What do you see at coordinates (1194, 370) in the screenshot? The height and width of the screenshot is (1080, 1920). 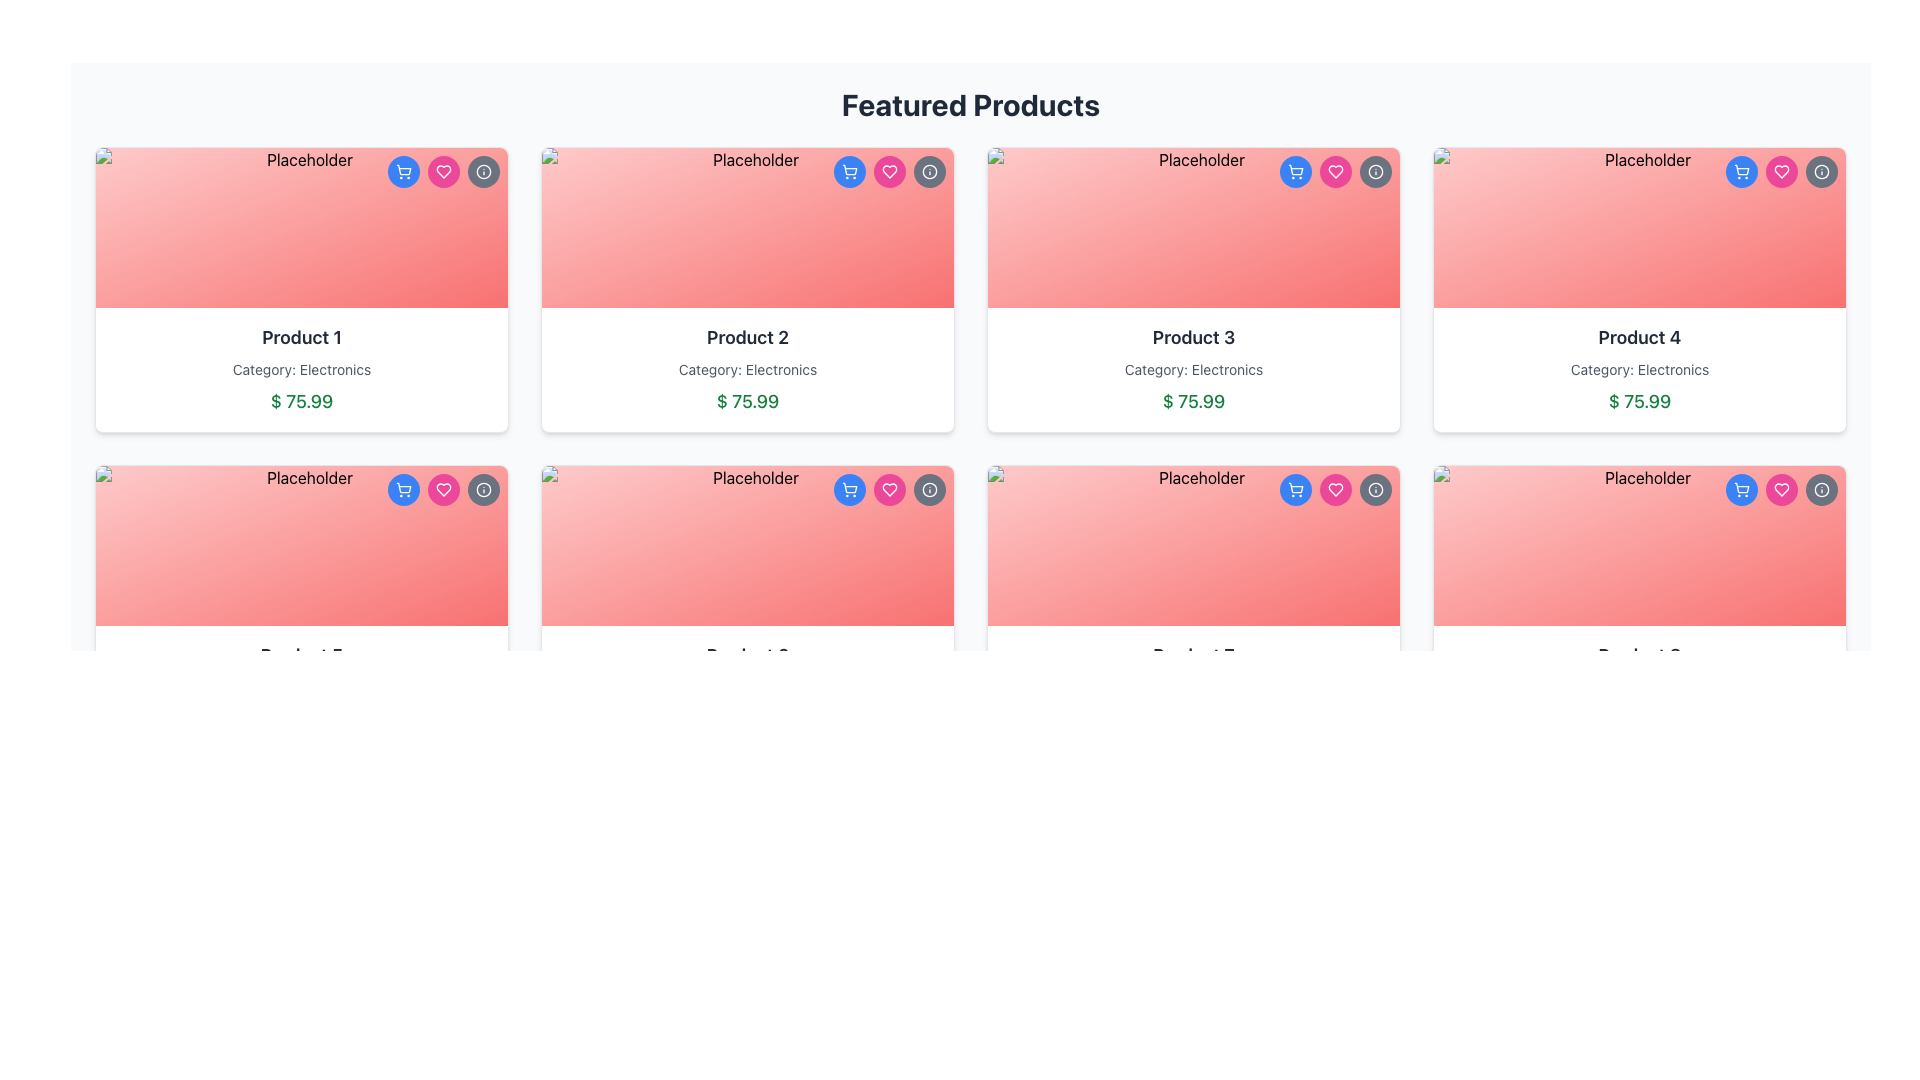 I see `text from the 'Product 3' Text block element, which includes the name, category, and price information` at bounding box center [1194, 370].